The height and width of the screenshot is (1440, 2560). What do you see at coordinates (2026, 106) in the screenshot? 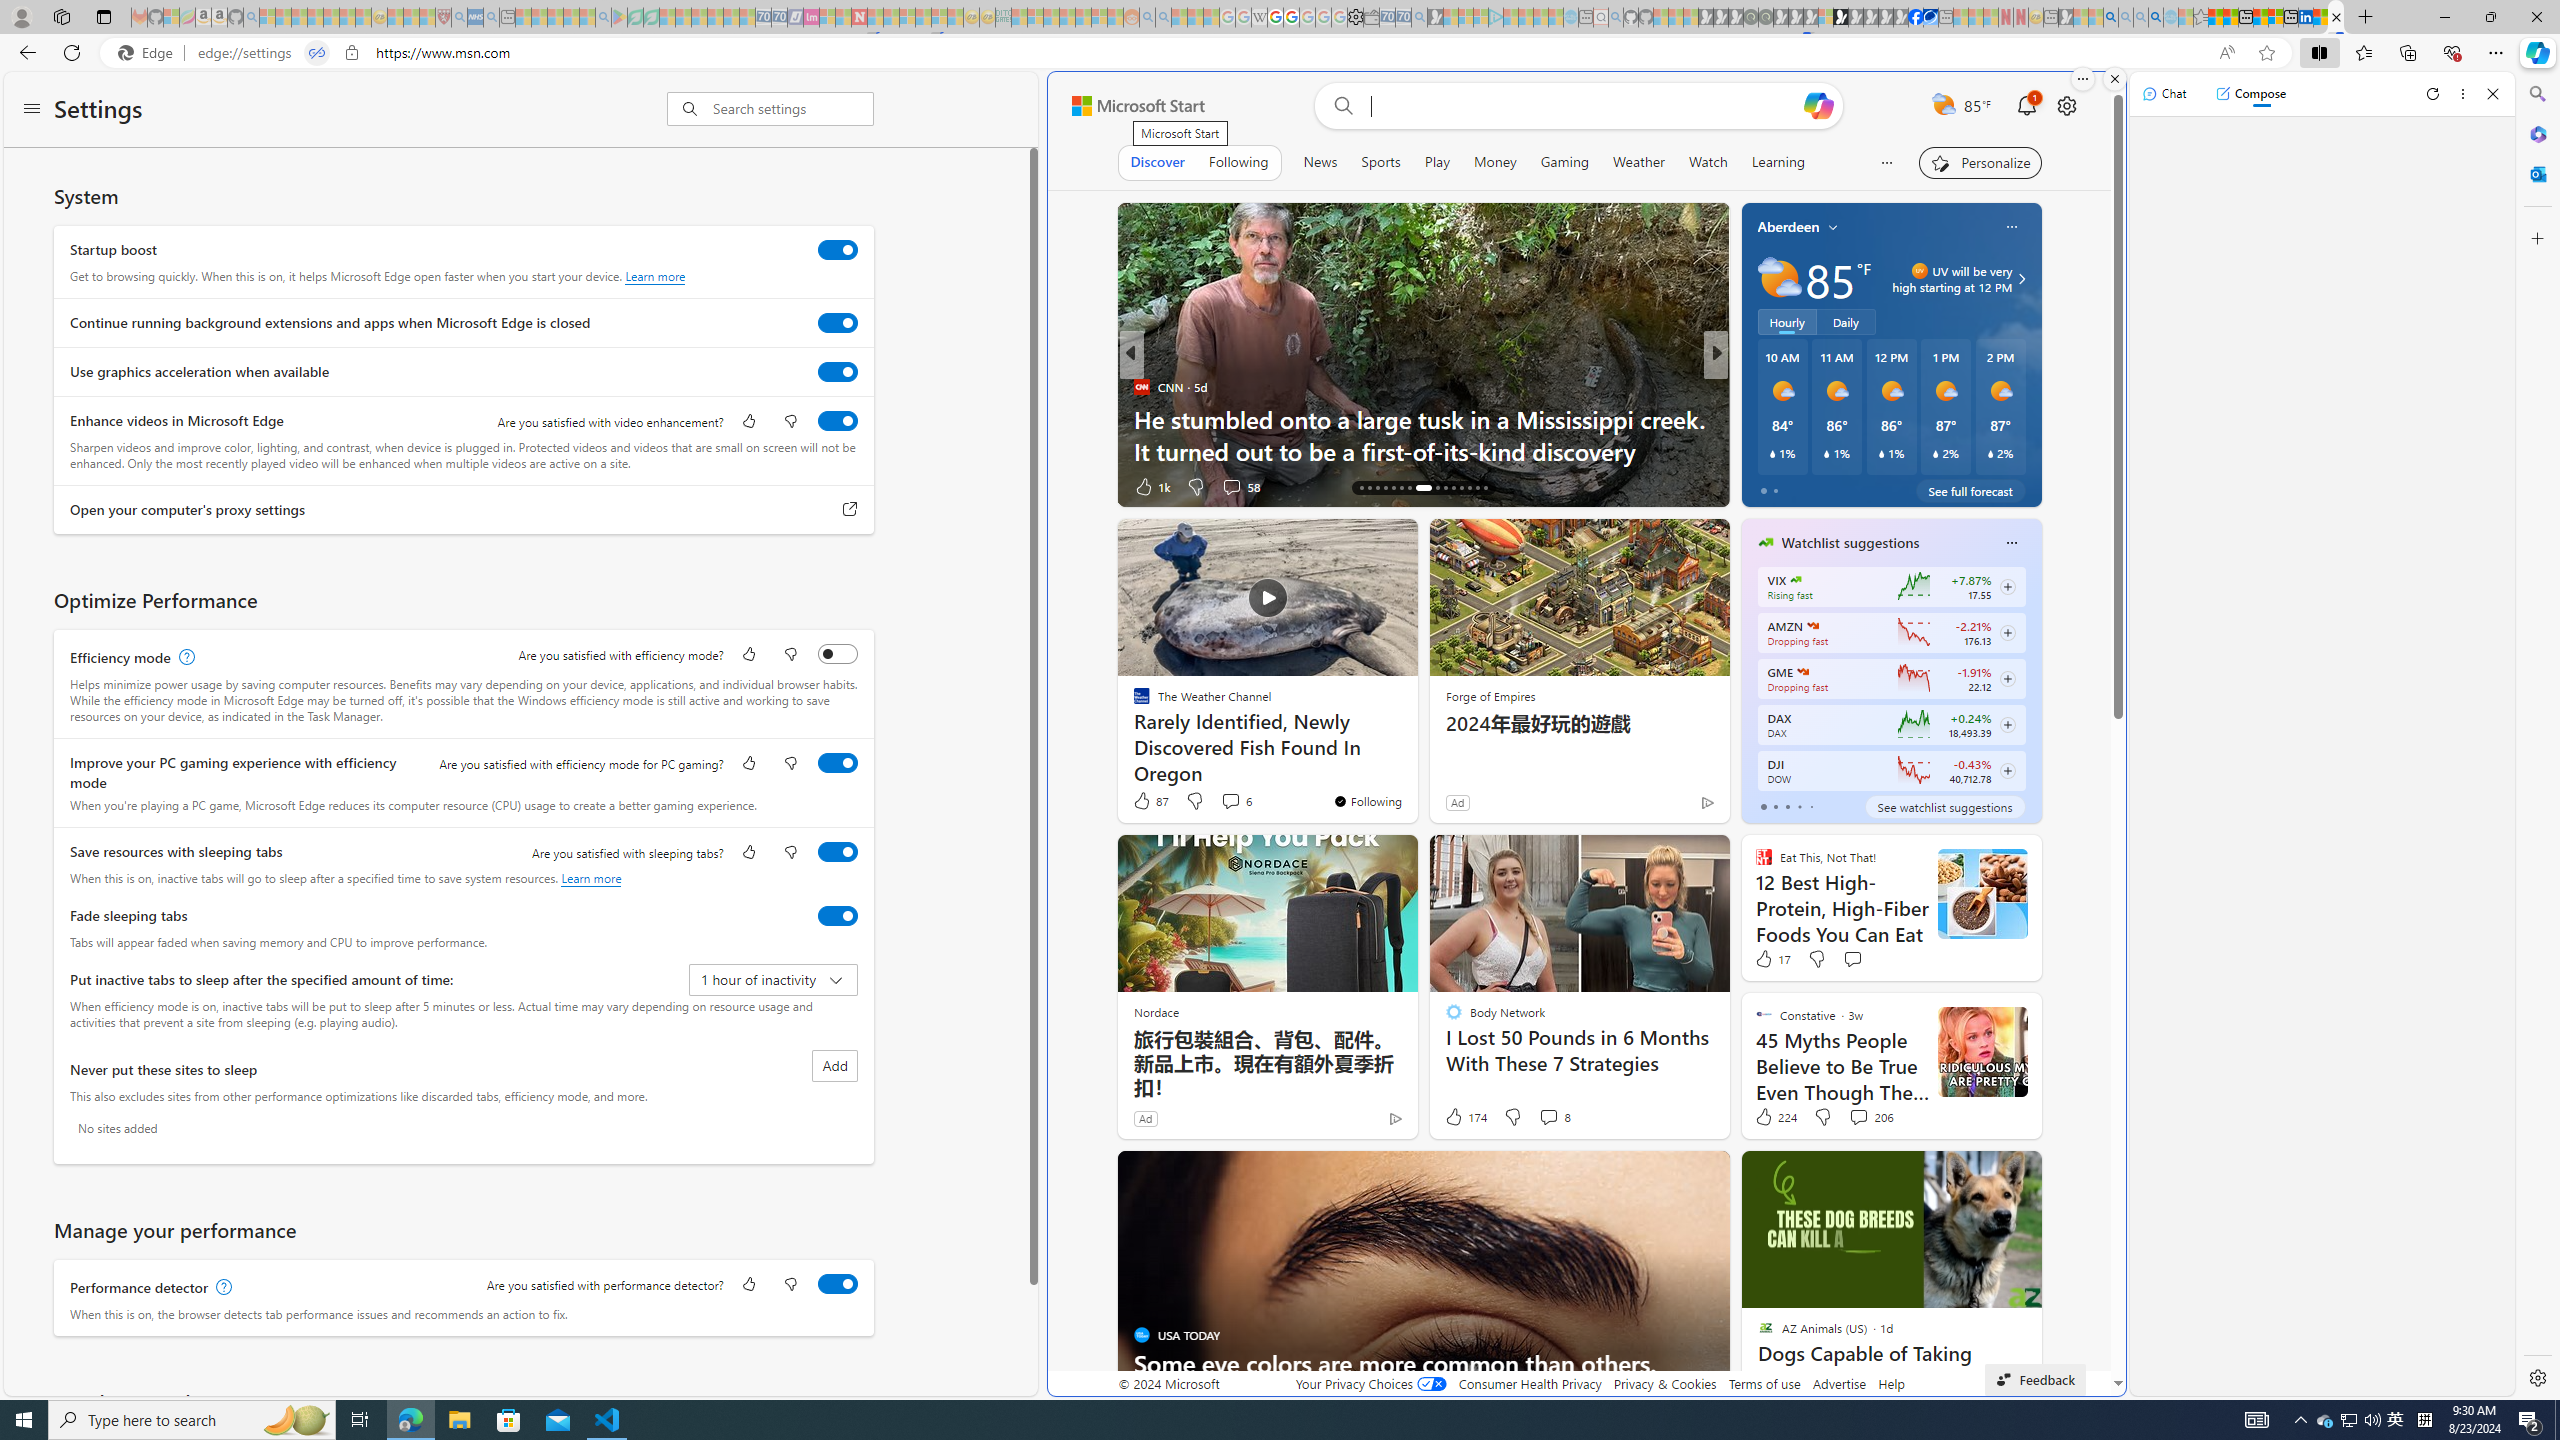
I see `'Notifications'` at bounding box center [2026, 106].